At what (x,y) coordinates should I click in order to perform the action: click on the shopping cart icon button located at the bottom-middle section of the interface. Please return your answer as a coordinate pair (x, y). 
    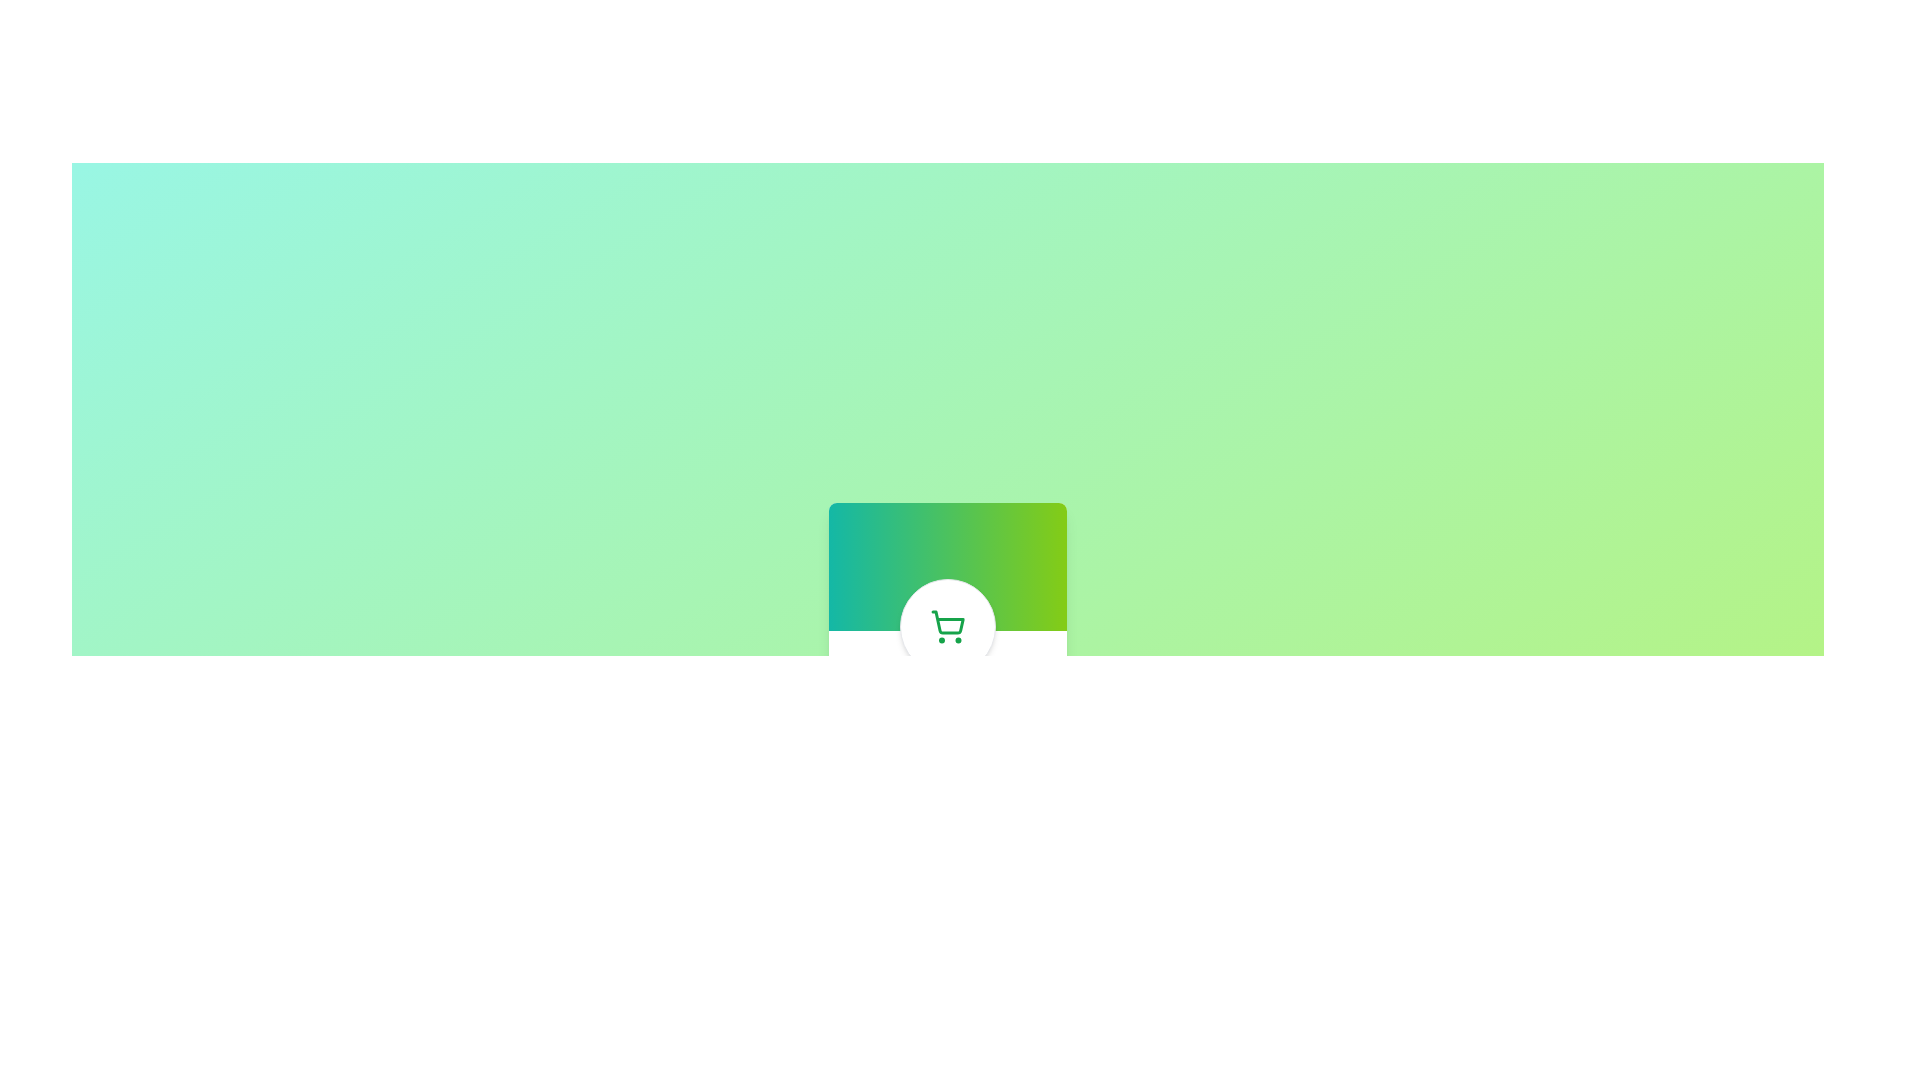
    Looking at the image, I should click on (946, 626).